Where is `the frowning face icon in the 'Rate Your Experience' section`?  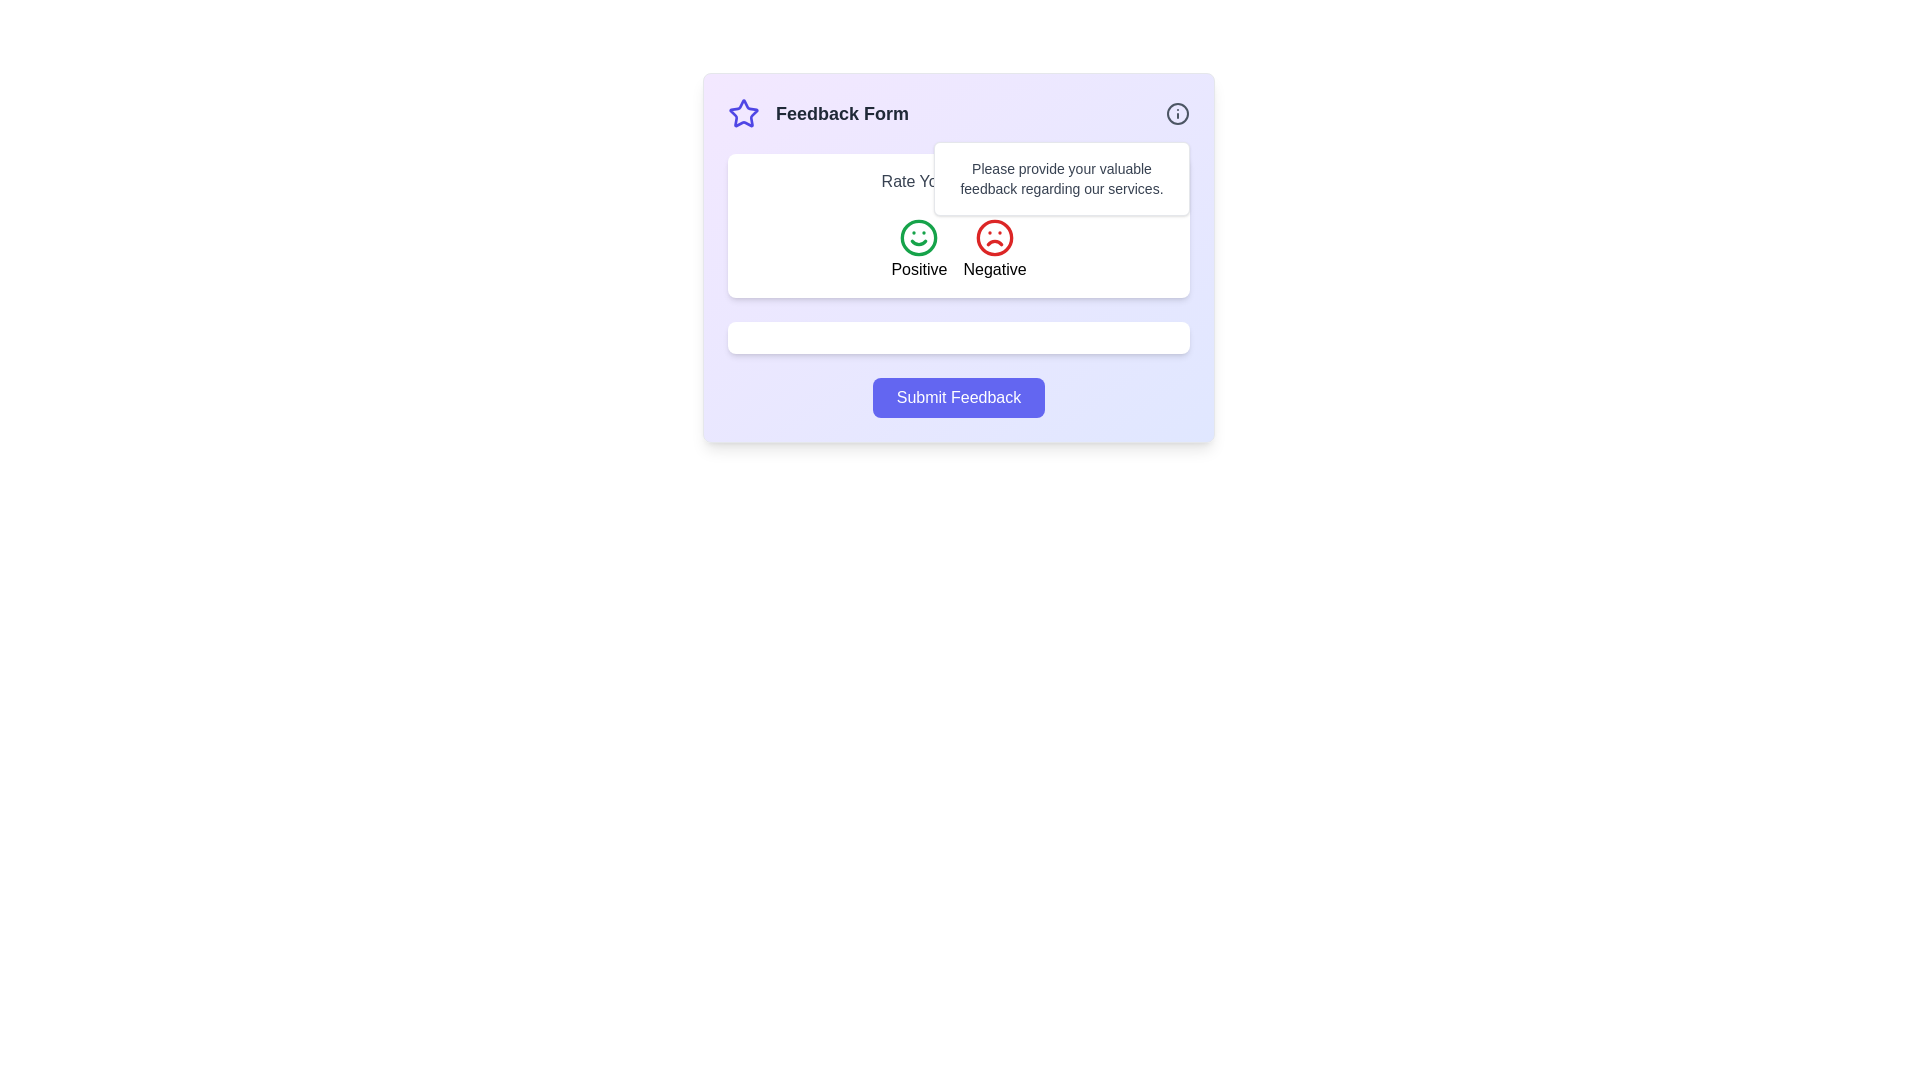
the frowning face icon in the 'Rate Your Experience' section is located at coordinates (994, 237).